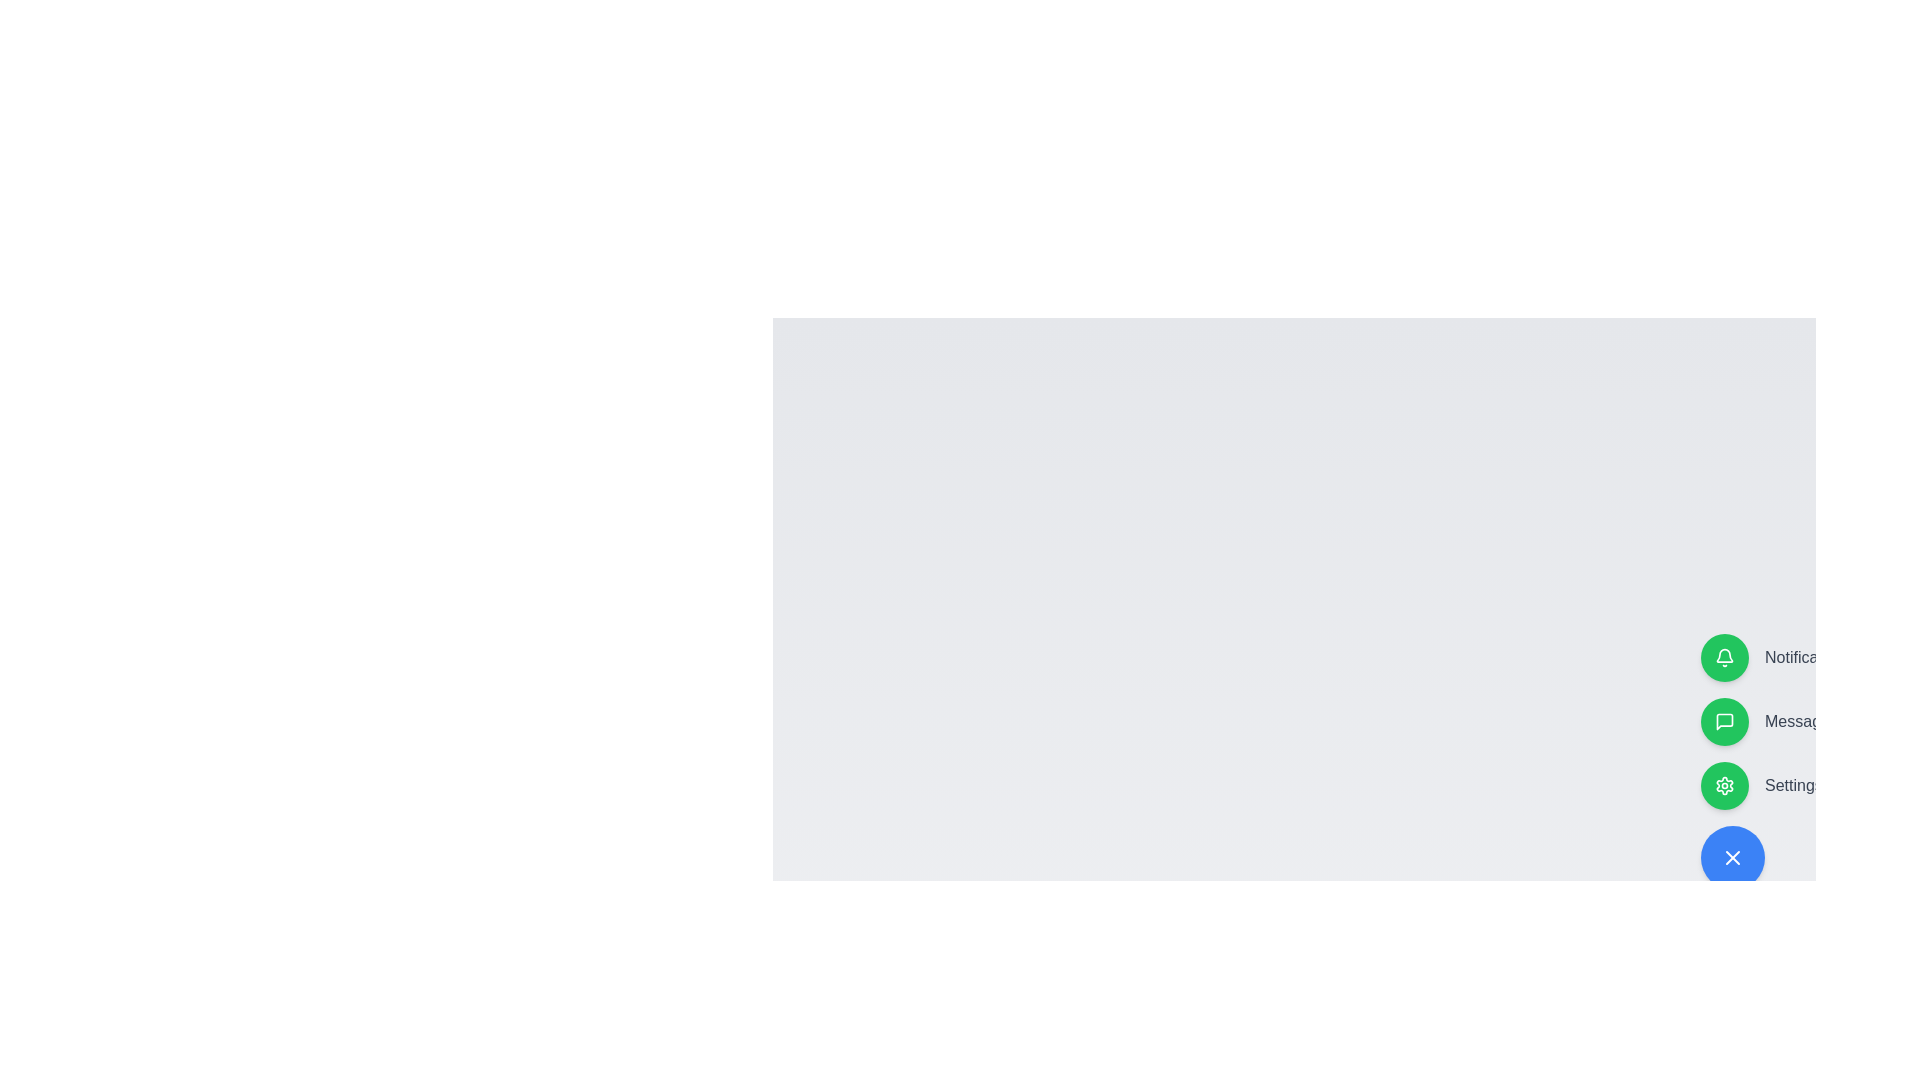 This screenshot has height=1080, width=1920. I want to click on the button associated with the label Messages, so click(1723, 721).